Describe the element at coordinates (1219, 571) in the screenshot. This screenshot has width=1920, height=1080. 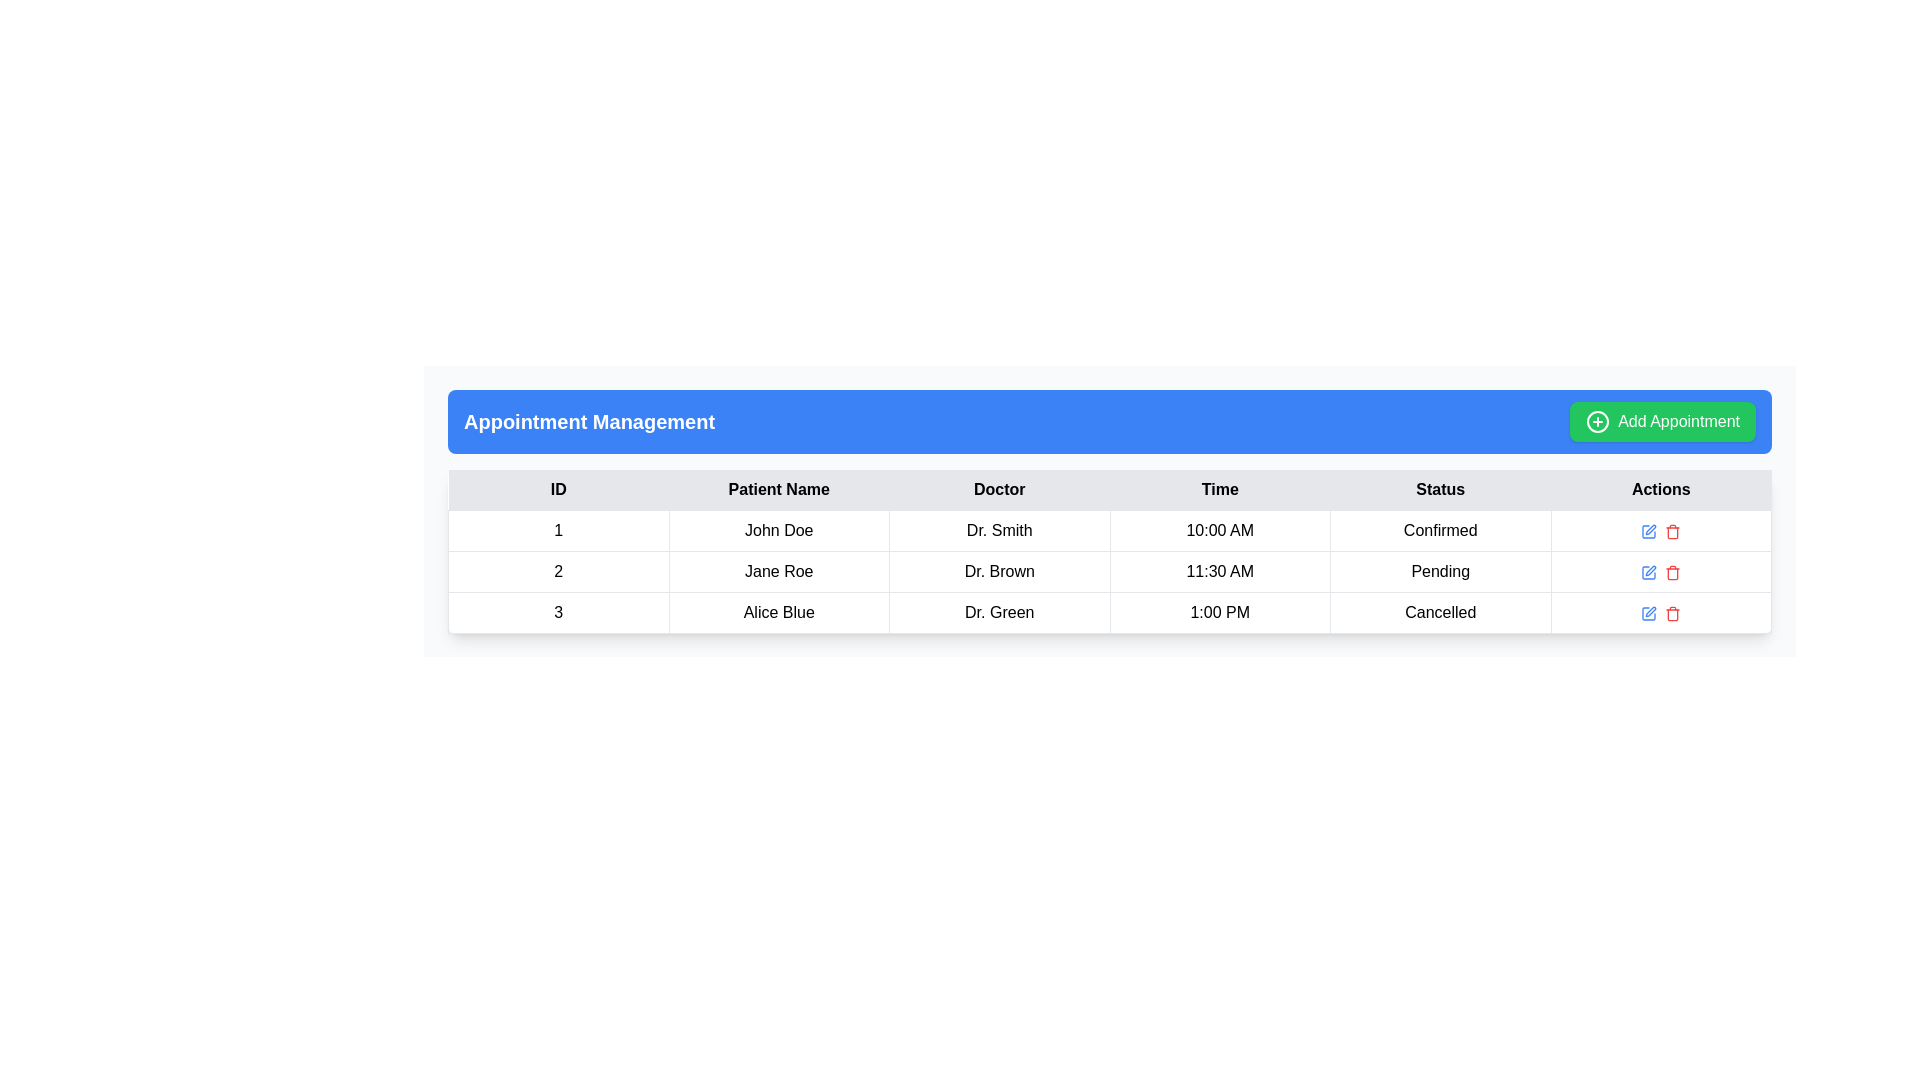
I see `the static text element that displays the scheduled time for the appointment of 'Jane Roe' with 'Dr. Brown', located in the 'Time' column of the second row` at that location.